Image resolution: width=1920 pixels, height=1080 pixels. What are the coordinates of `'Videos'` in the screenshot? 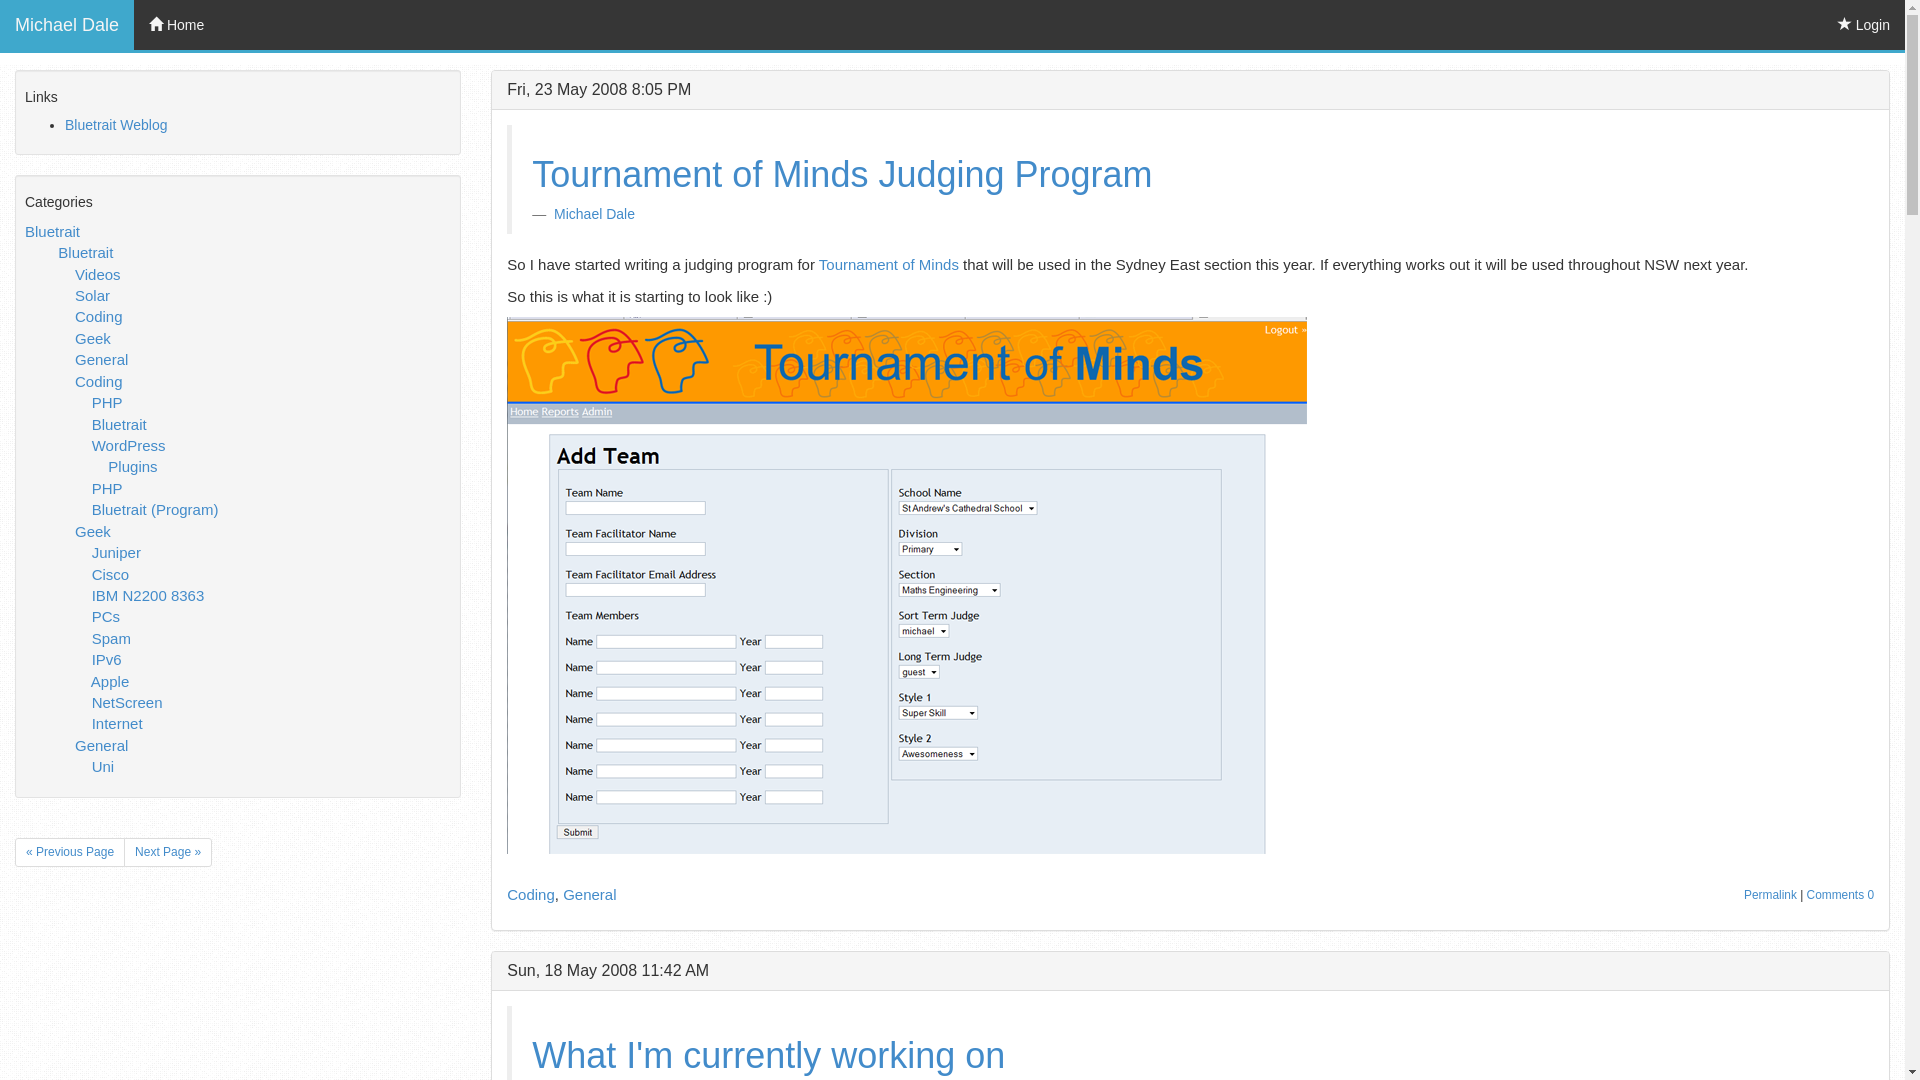 It's located at (96, 274).